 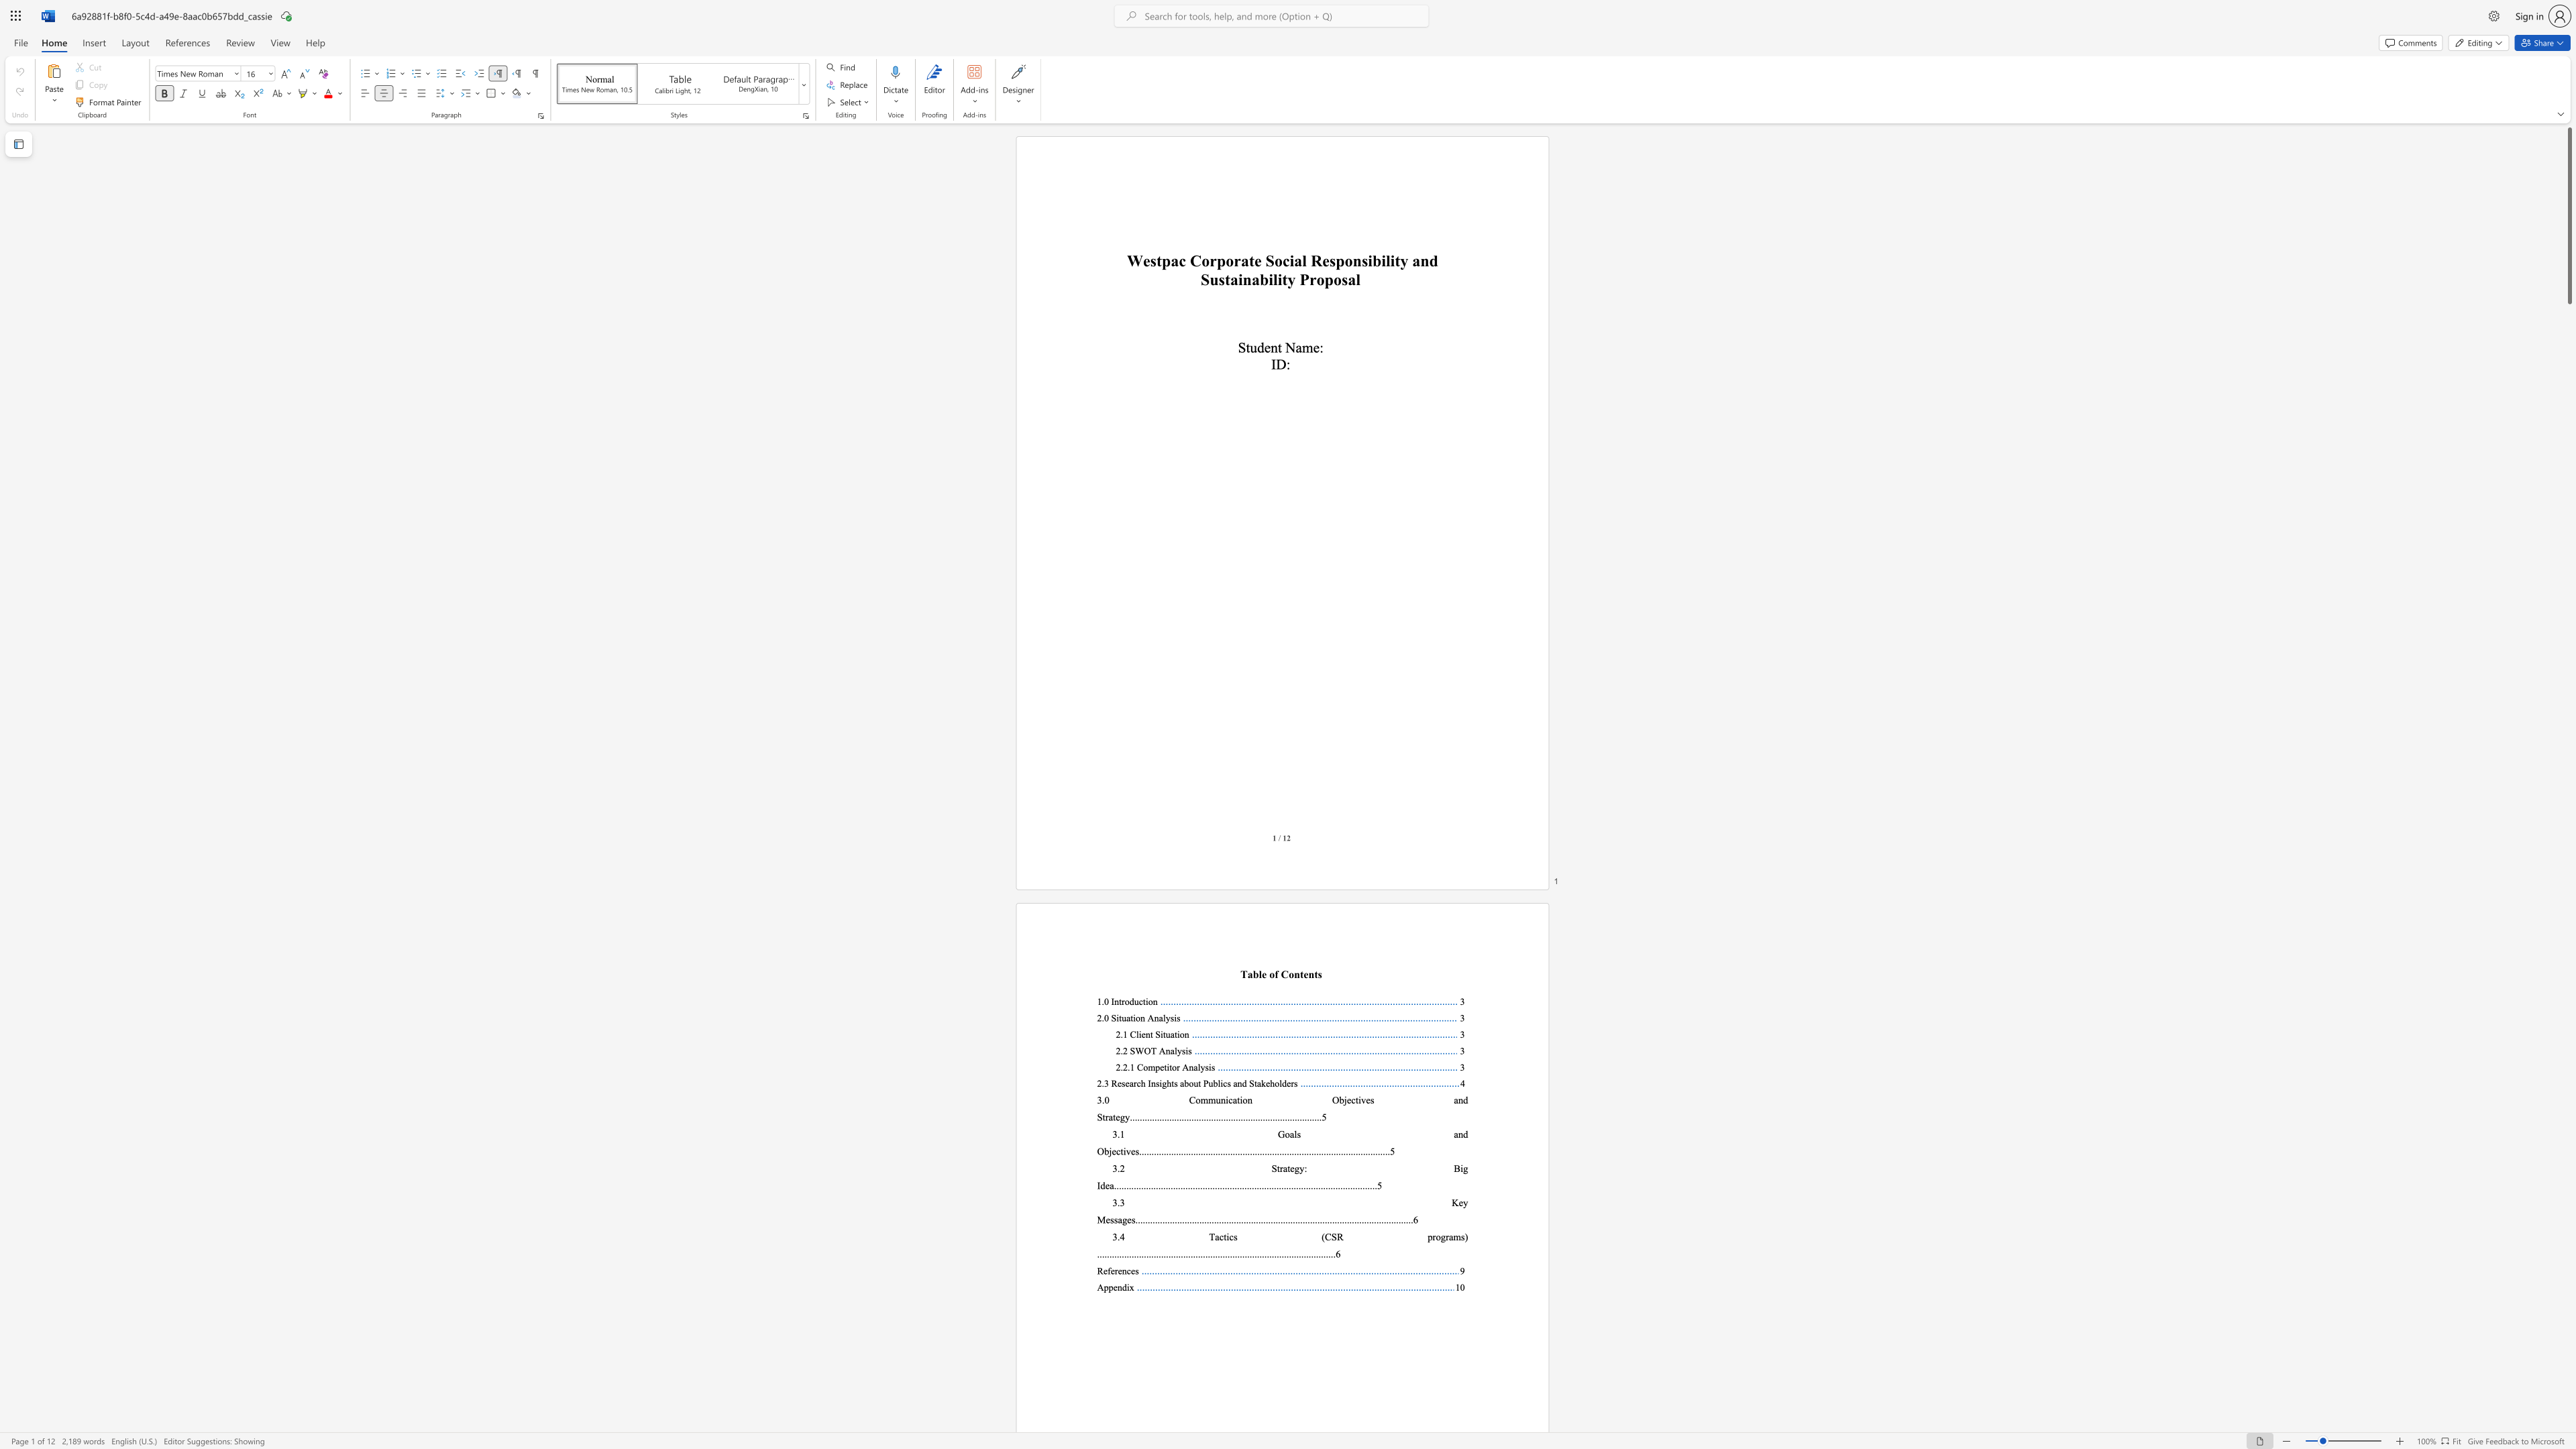 I want to click on the 2th character "s" in the text, so click(x=1136, y=1150).